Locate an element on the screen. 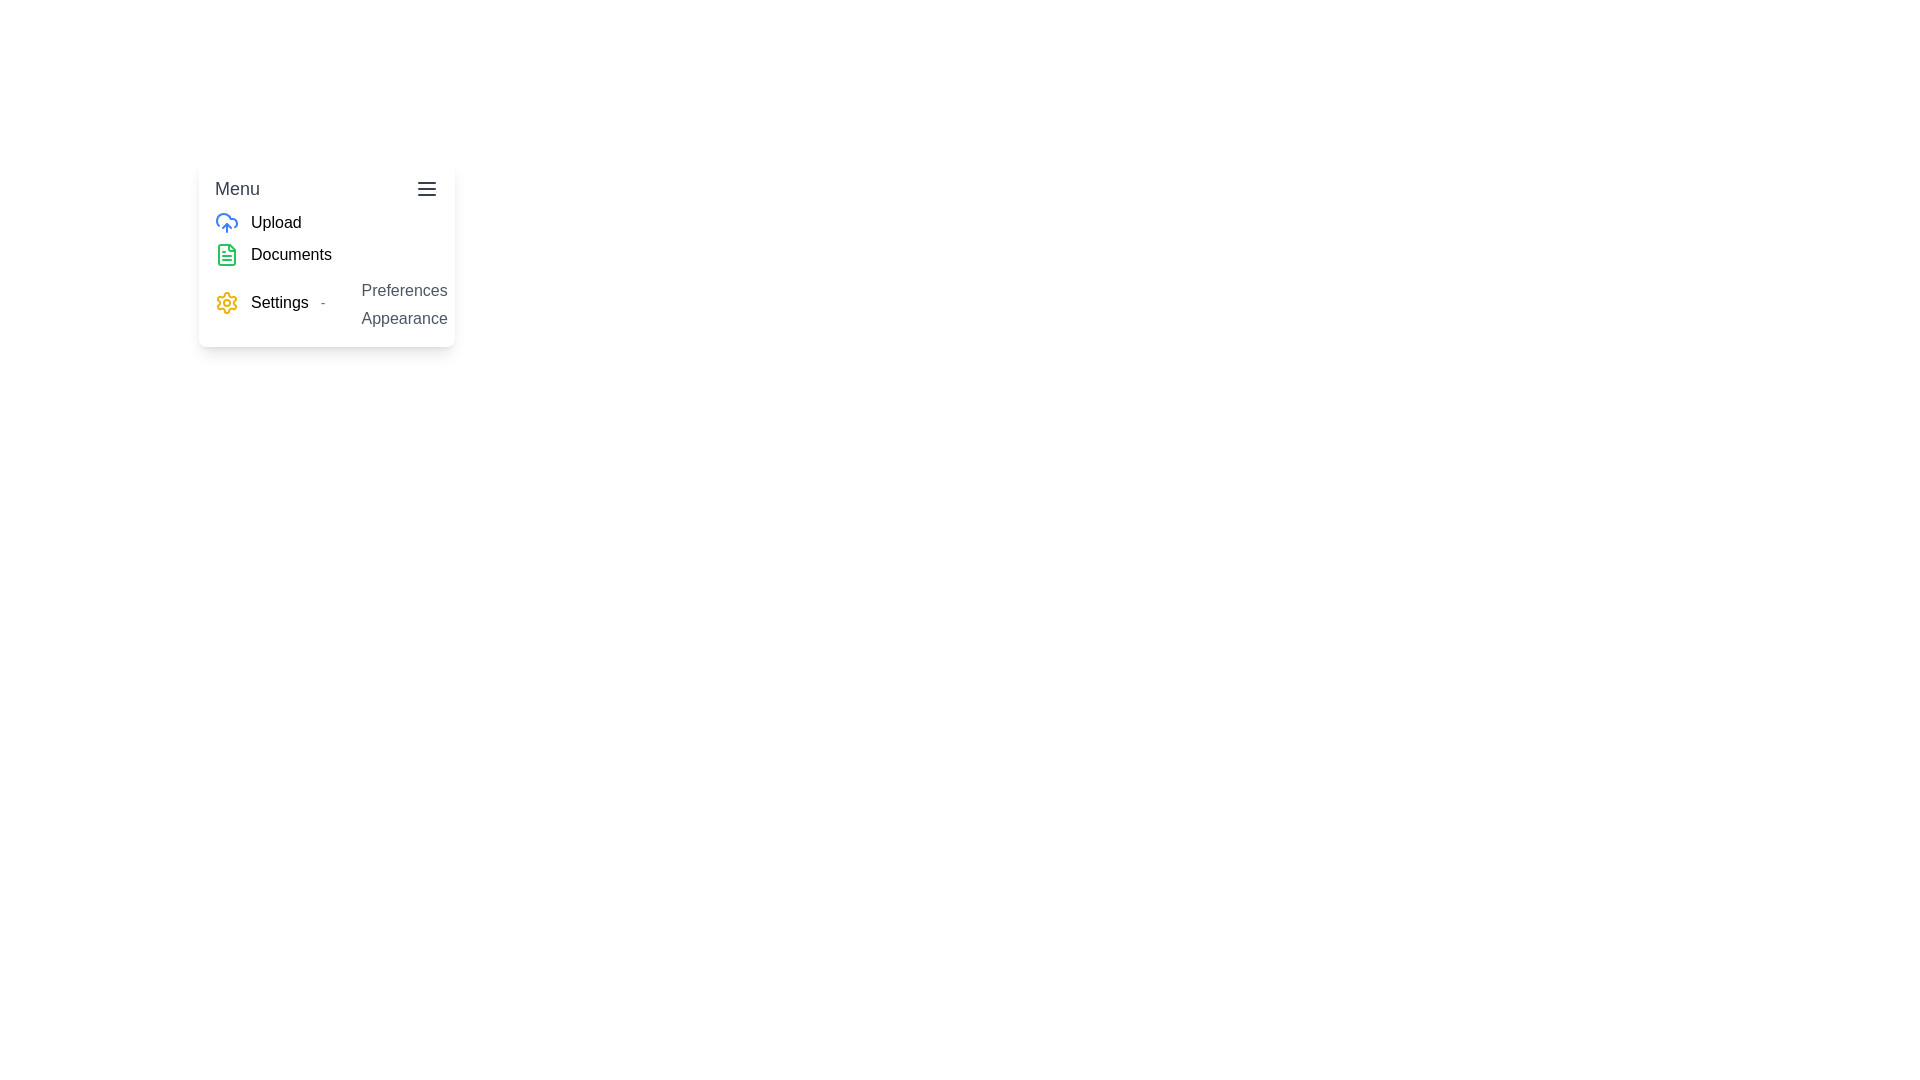 This screenshot has width=1920, height=1080. the 'Documents' menu option, which is represented by a small green icon situated to the left of the 'Documents' text in the menu panel is located at coordinates (226, 253).